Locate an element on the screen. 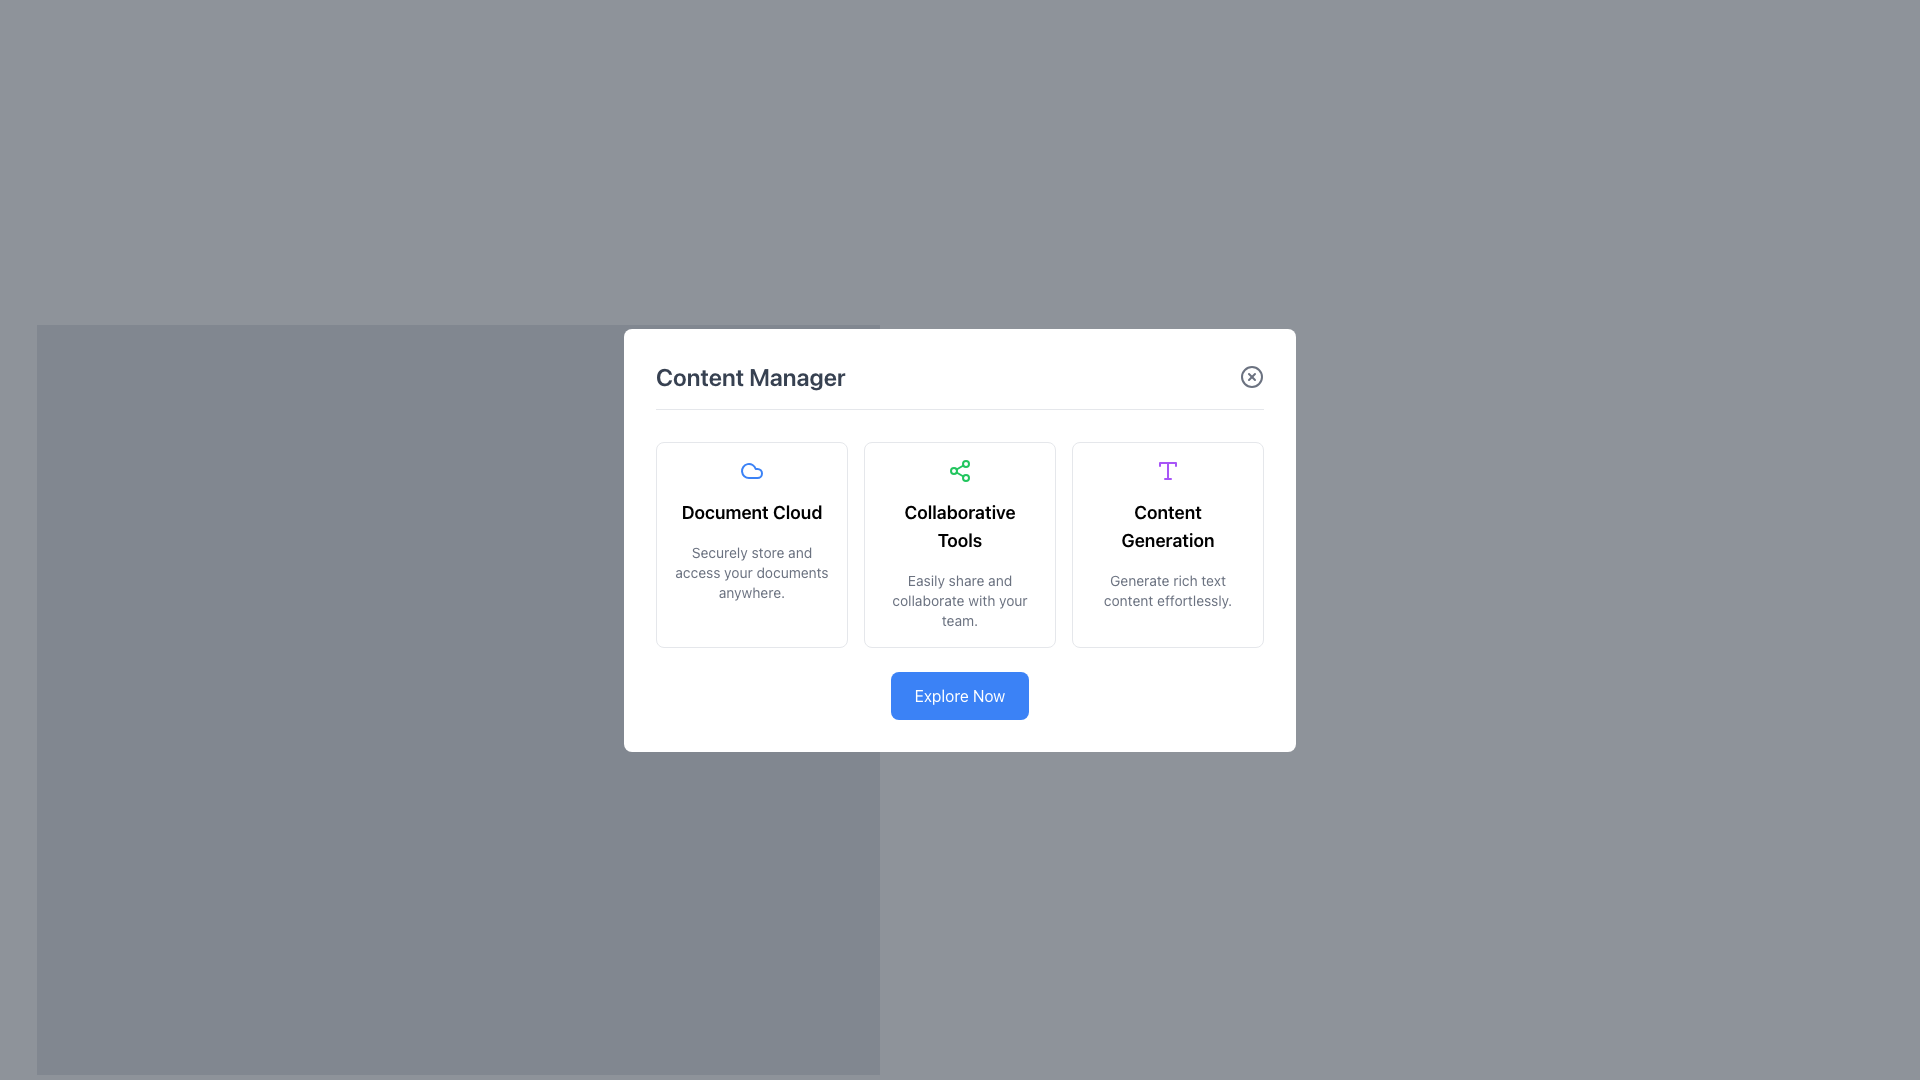  the share icon located above the 'Collaborative Tools' text and below the 'Content Manager' heading in the second column of a three-column layout is located at coordinates (960, 470).